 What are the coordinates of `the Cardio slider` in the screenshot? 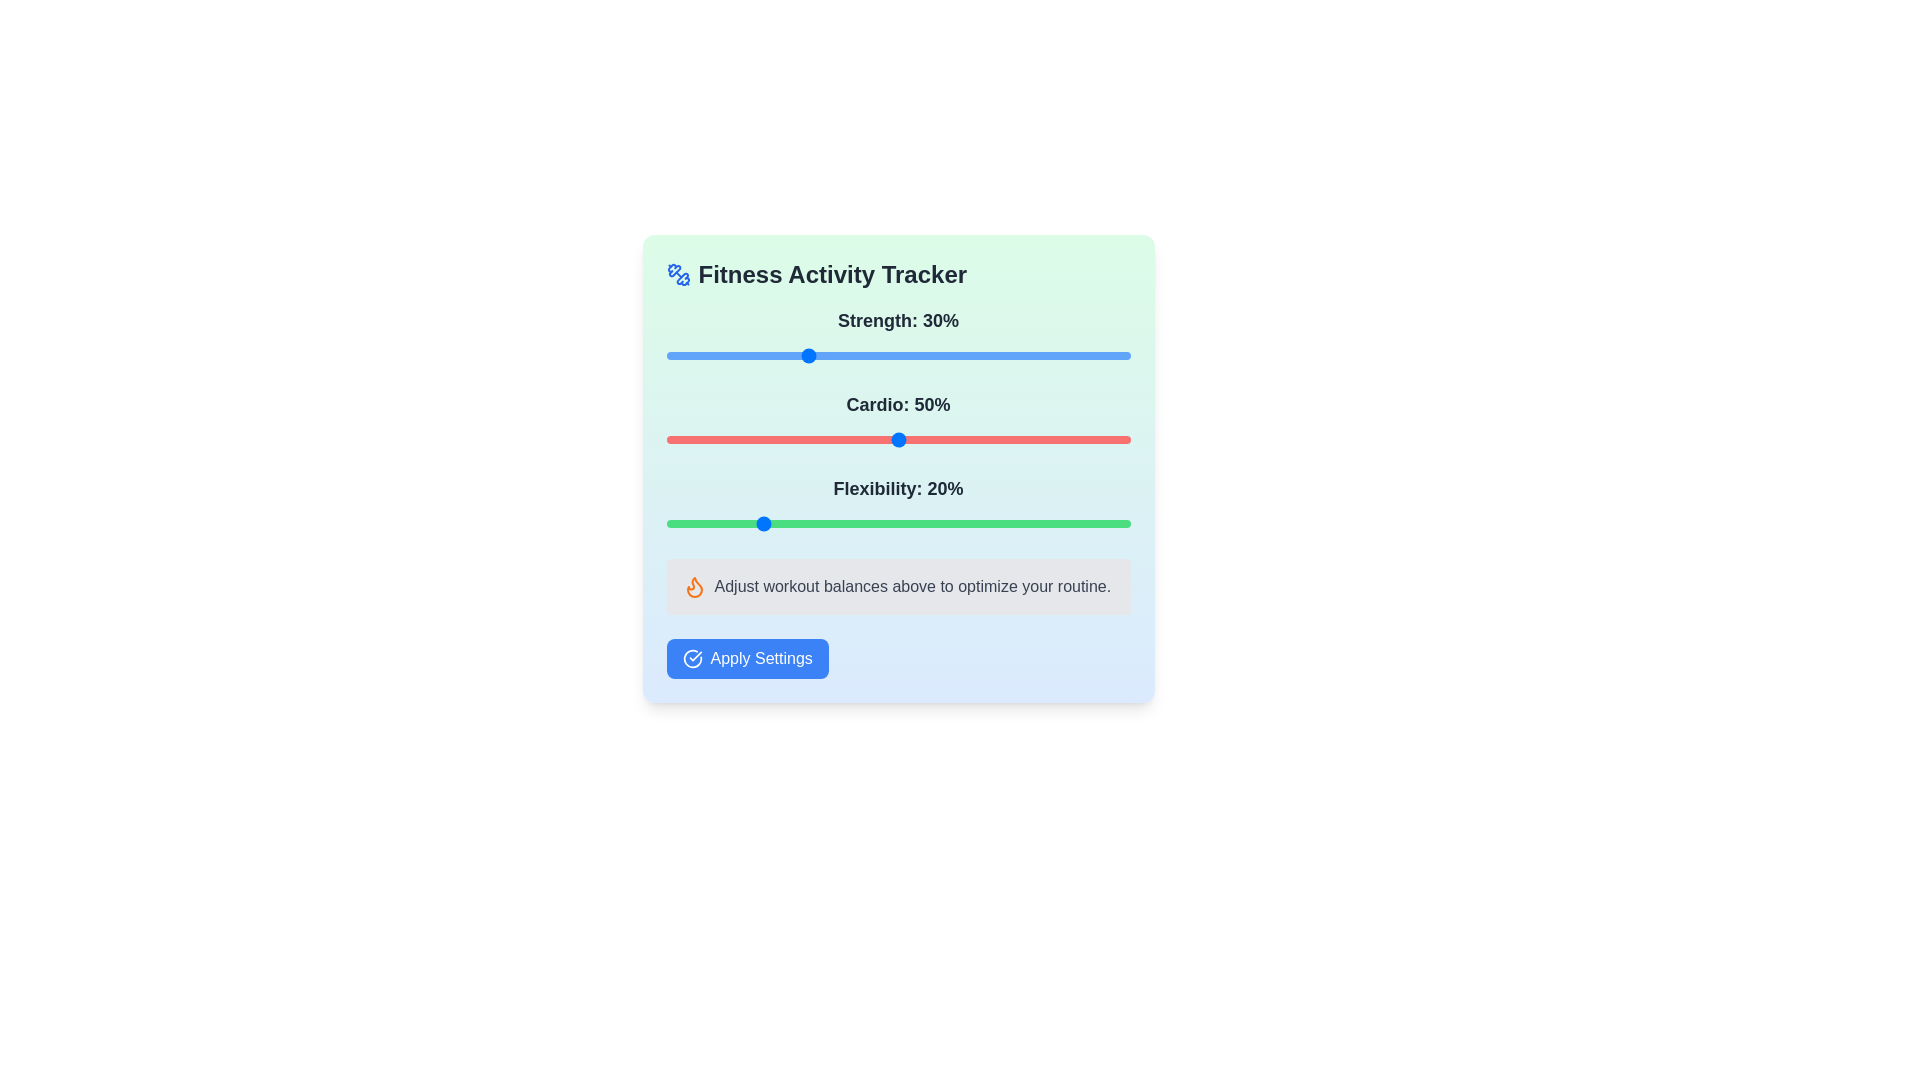 It's located at (1059, 438).